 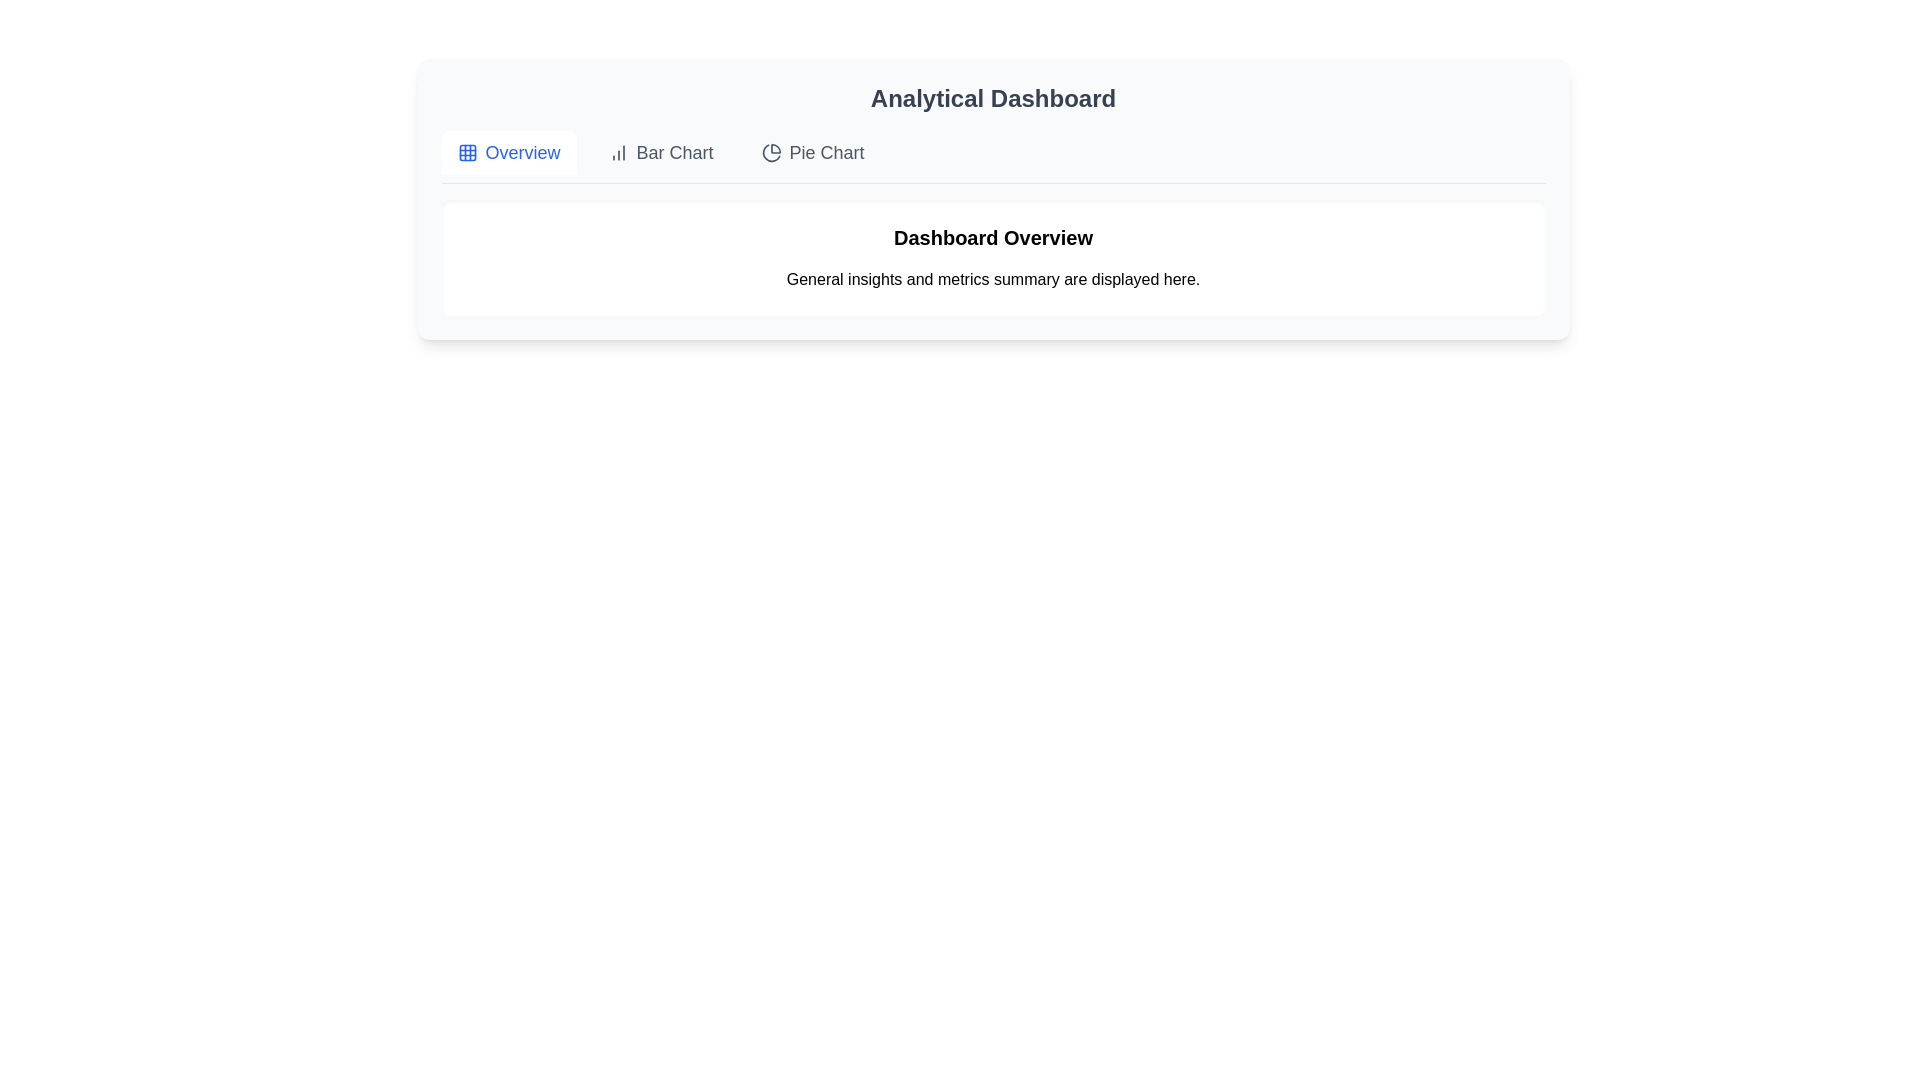 What do you see at coordinates (523, 152) in the screenshot?
I see `the 'Overview' tab label, which is located on the leftmost side of the tab menu and follows the grid icon` at bounding box center [523, 152].